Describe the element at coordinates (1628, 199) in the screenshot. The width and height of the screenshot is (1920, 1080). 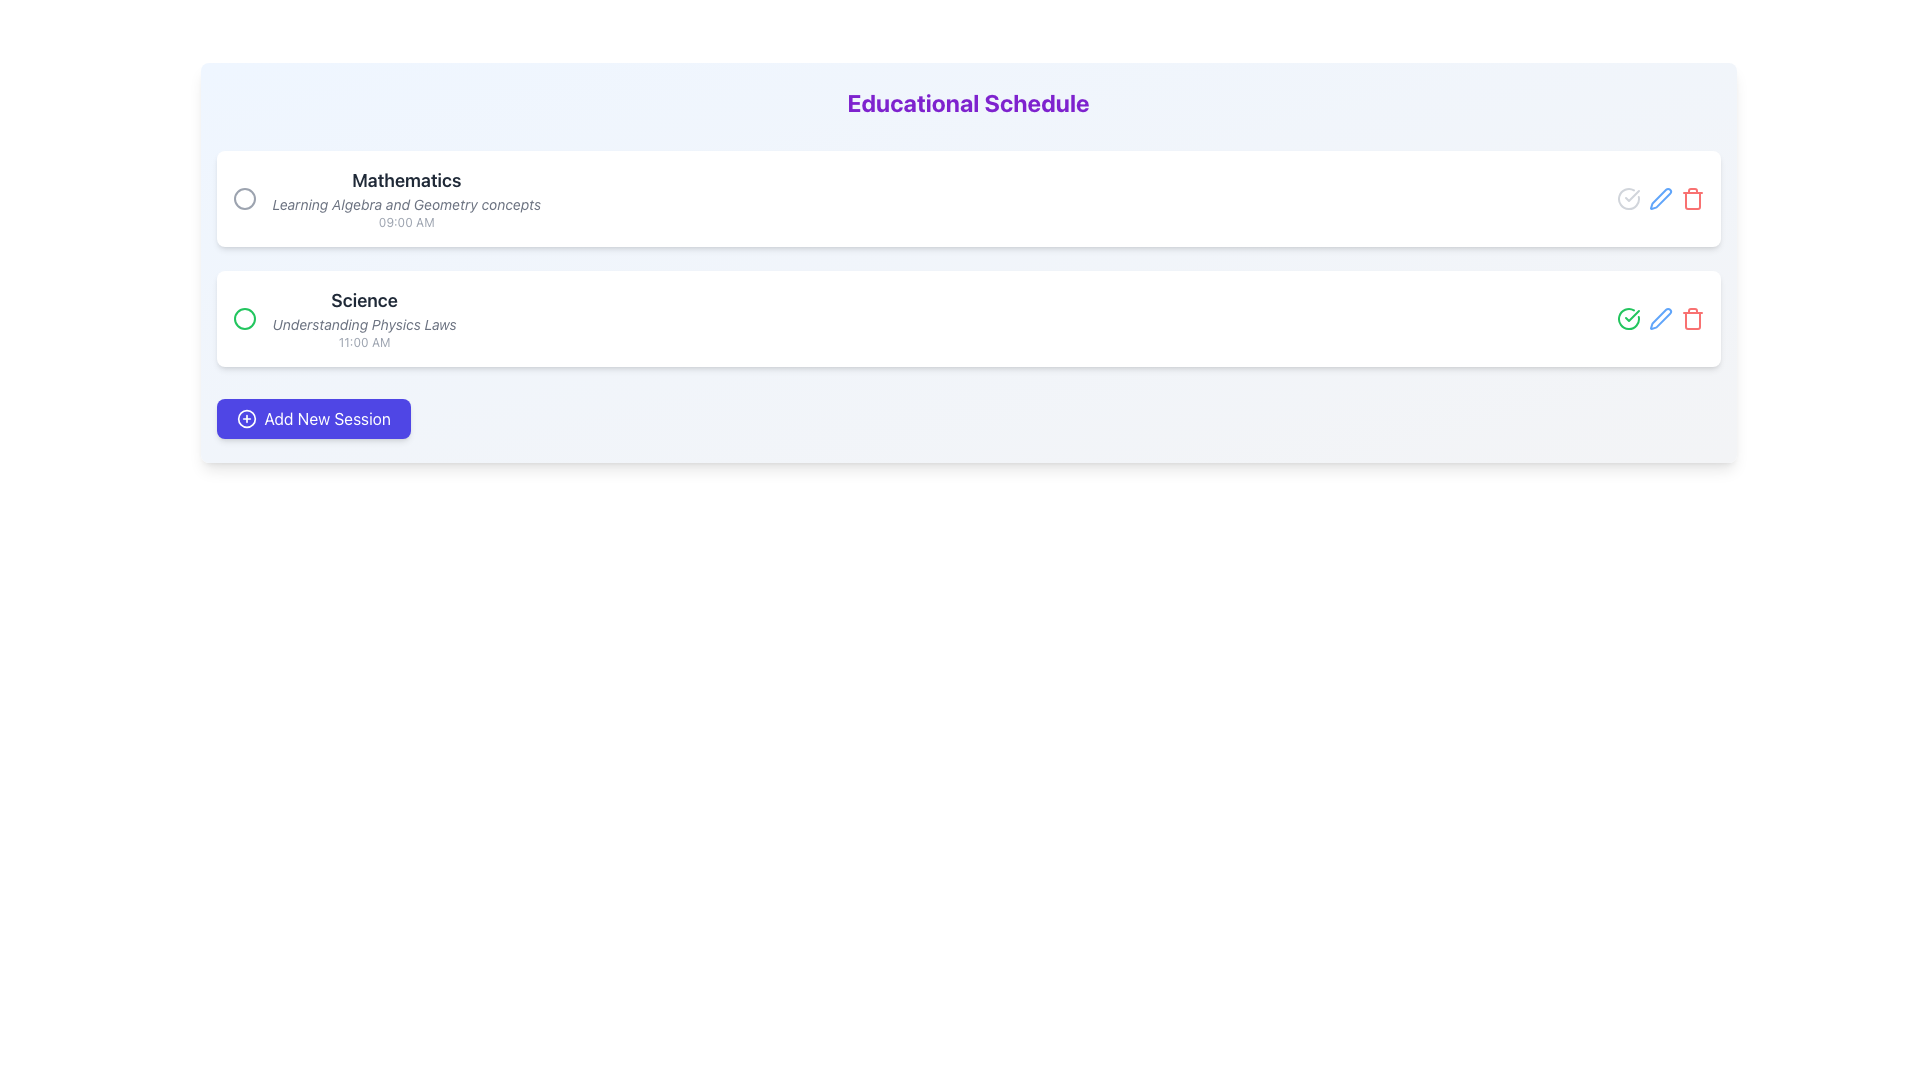
I see `the Circular status toggle icon located in the top row, first from the left` at that location.